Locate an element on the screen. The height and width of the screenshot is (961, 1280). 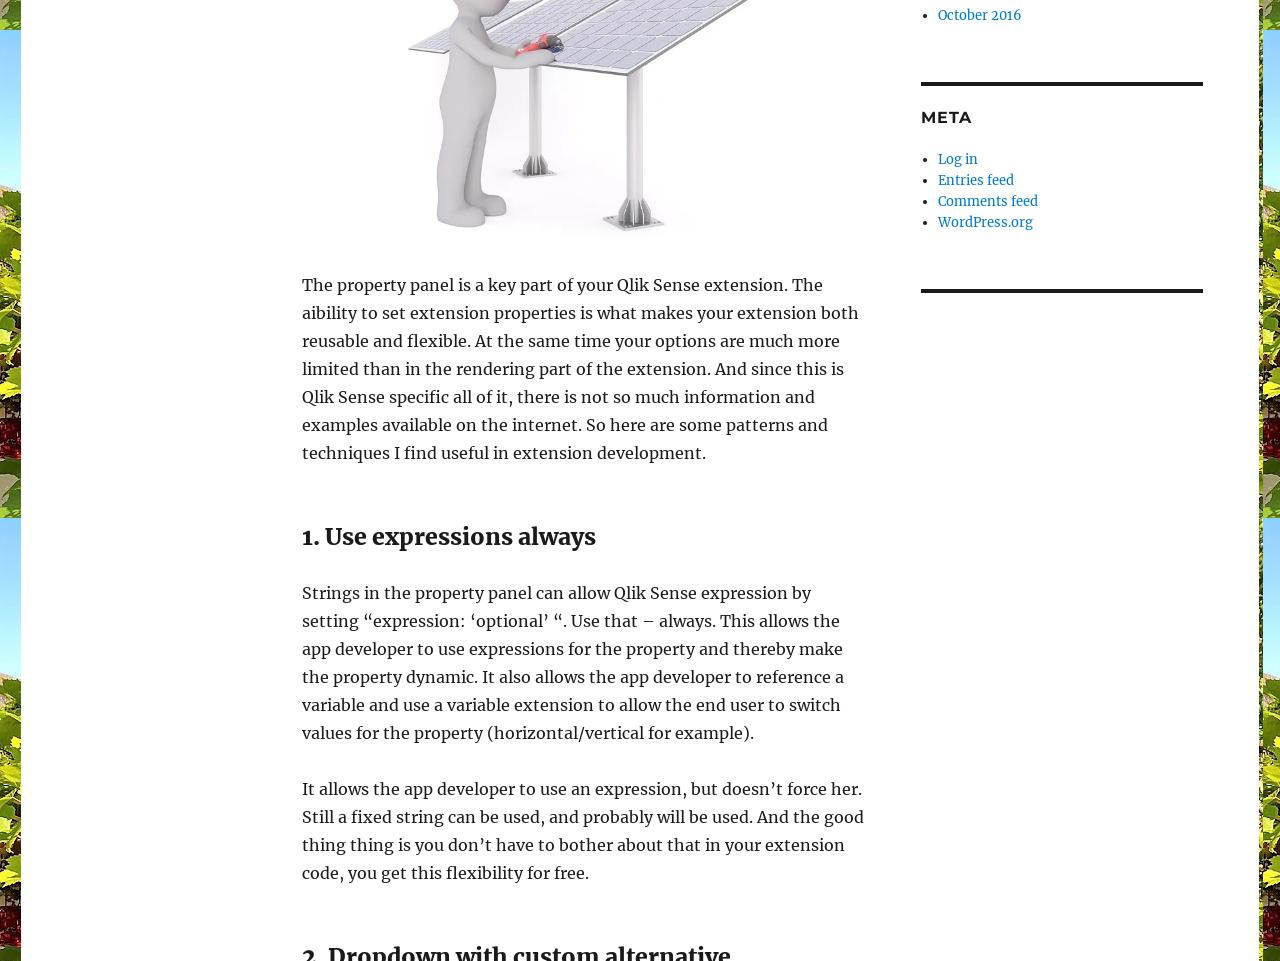
'1. Use expressions always' is located at coordinates (448, 535).